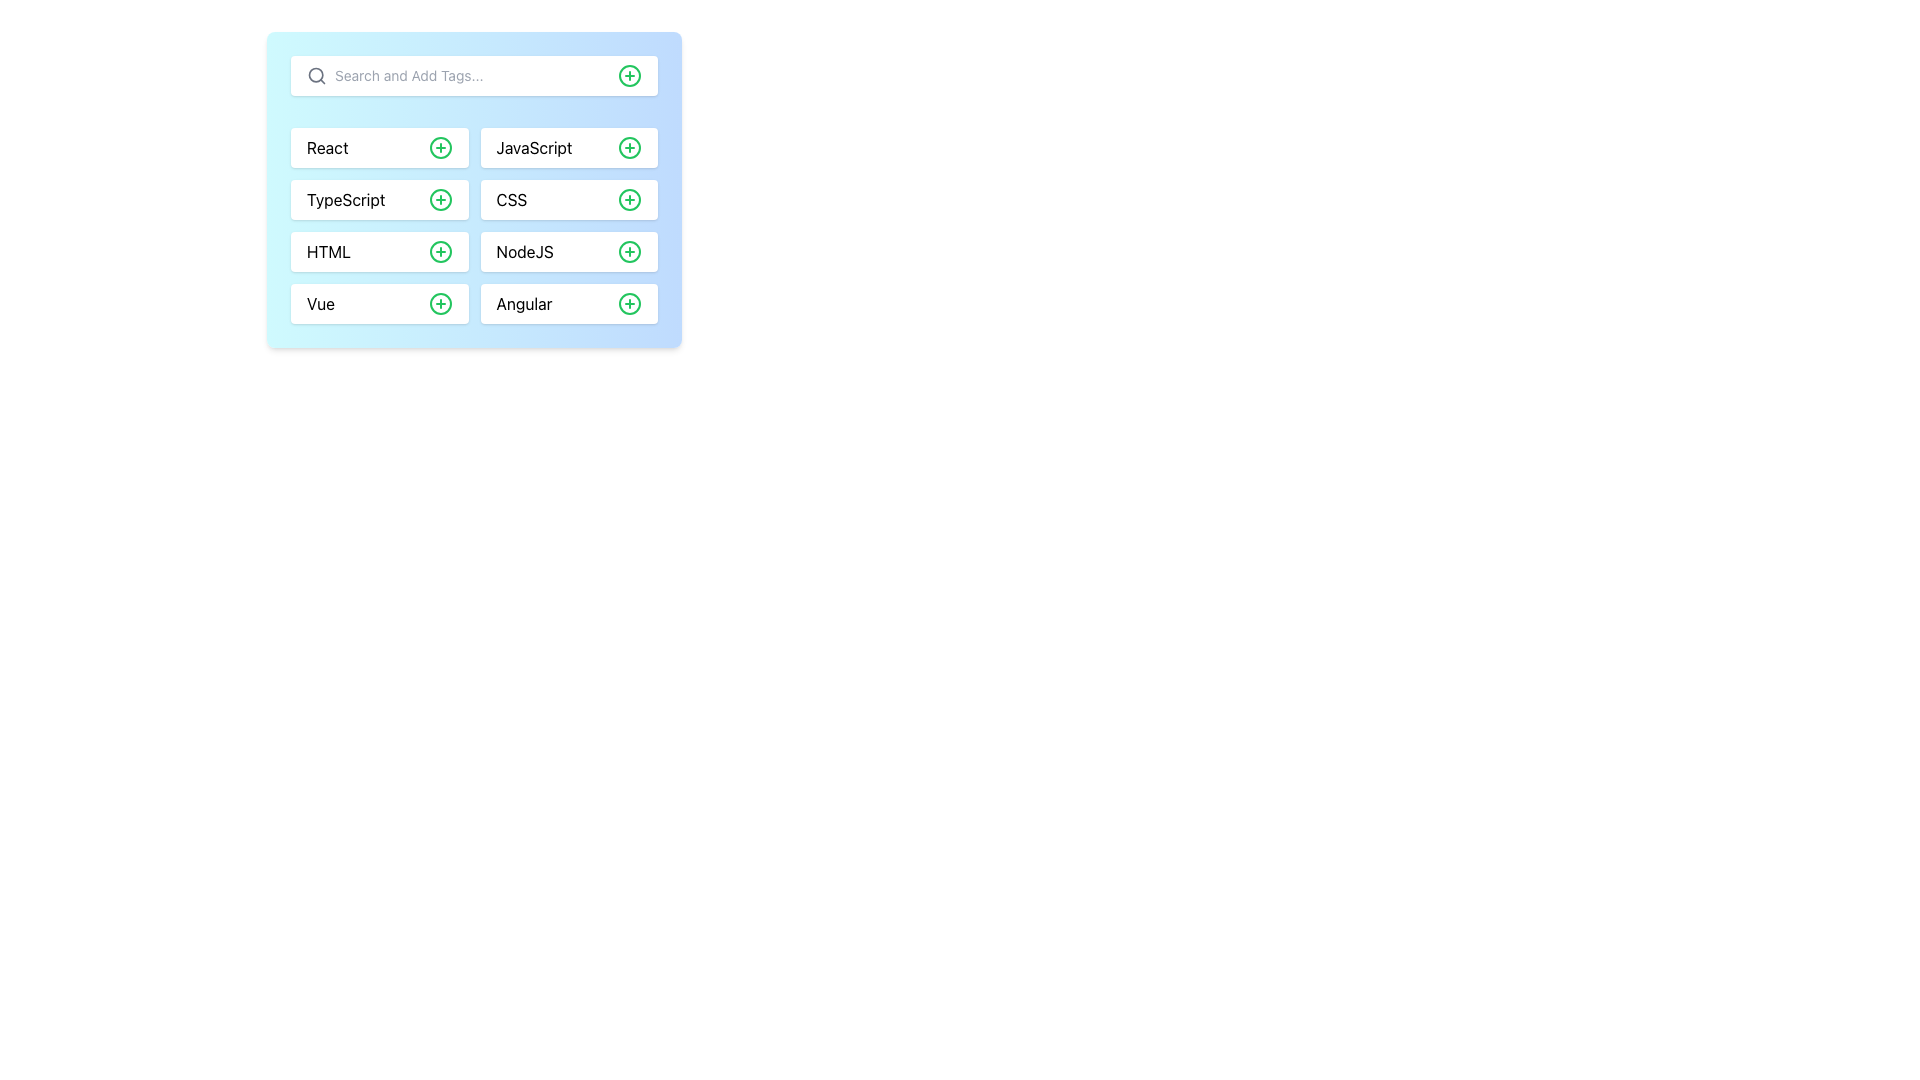 Image resolution: width=1920 pixels, height=1080 pixels. What do you see at coordinates (628, 250) in the screenshot?
I see `the green circular button with a plus sign '+' located to the right of the 'NodeJS' text label` at bounding box center [628, 250].